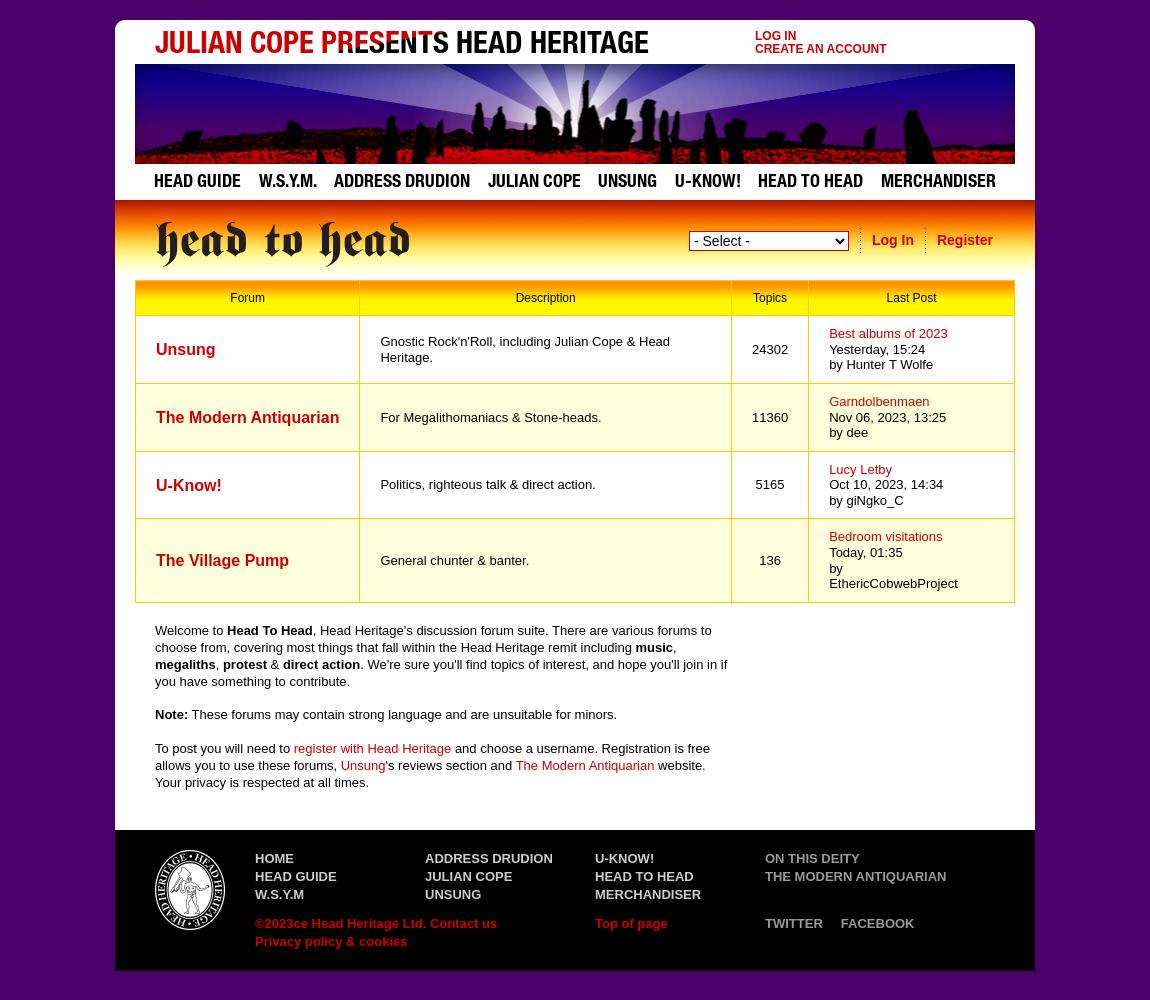 Image resolution: width=1150 pixels, height=1000 pixels. What do you see at coordinates (454, 559) in the screenshot?
I see `'General chunter & banter.'` at bounding box center [454, 559].